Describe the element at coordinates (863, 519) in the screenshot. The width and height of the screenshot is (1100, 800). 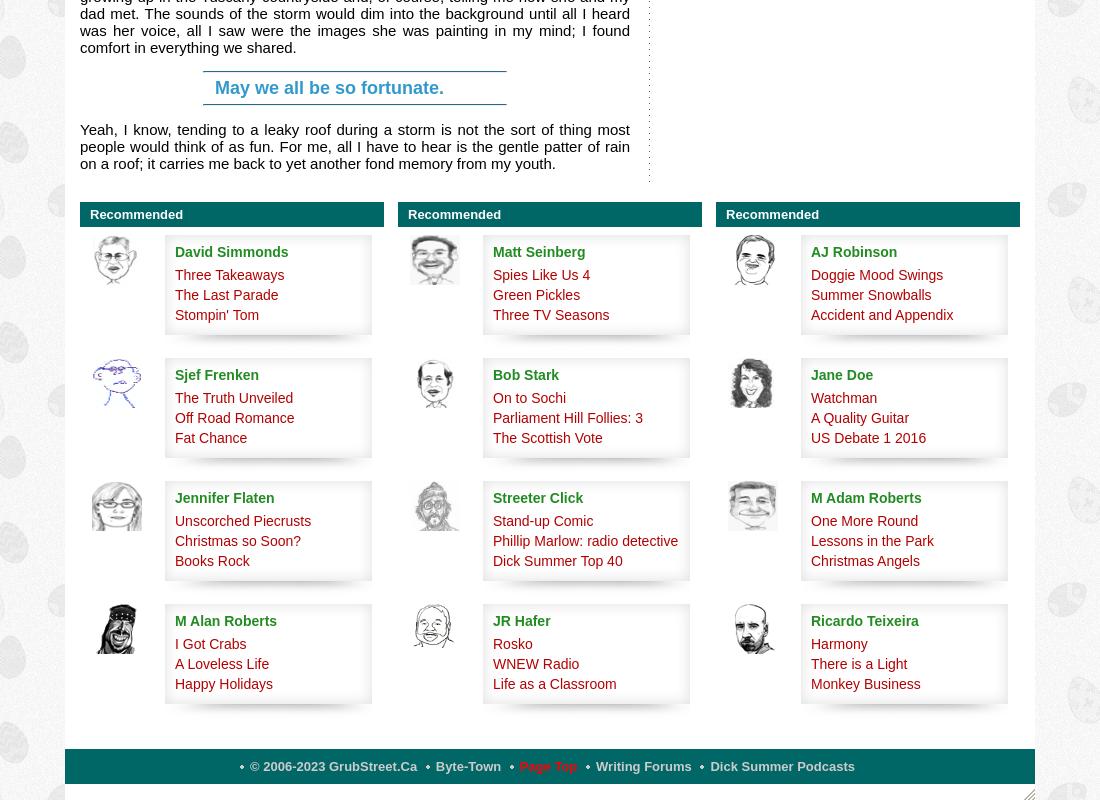
I see `'One More Round'` at that location.